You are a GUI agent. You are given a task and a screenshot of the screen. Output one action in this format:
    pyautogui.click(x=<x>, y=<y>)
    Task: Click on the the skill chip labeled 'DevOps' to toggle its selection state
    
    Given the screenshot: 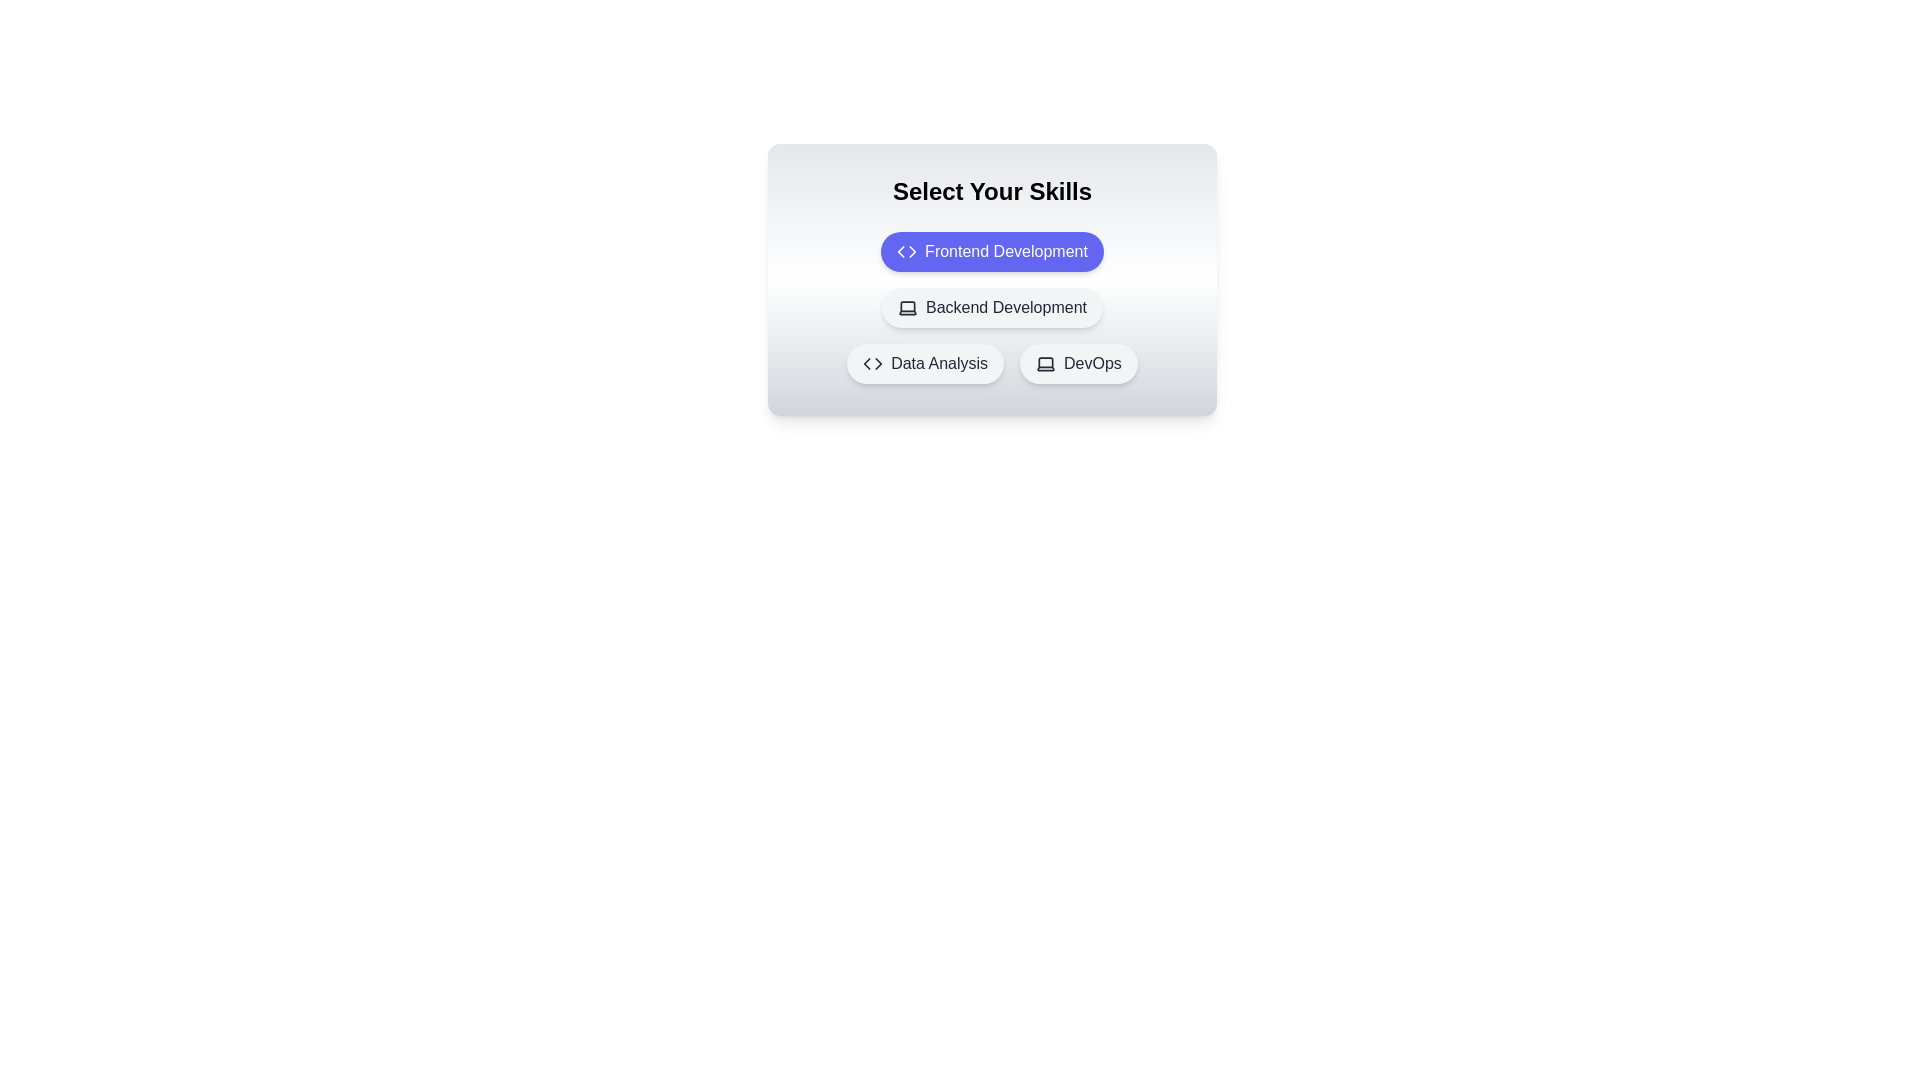 What is the action you would take?
    pyautogui.click(x=1078, y=363)
    